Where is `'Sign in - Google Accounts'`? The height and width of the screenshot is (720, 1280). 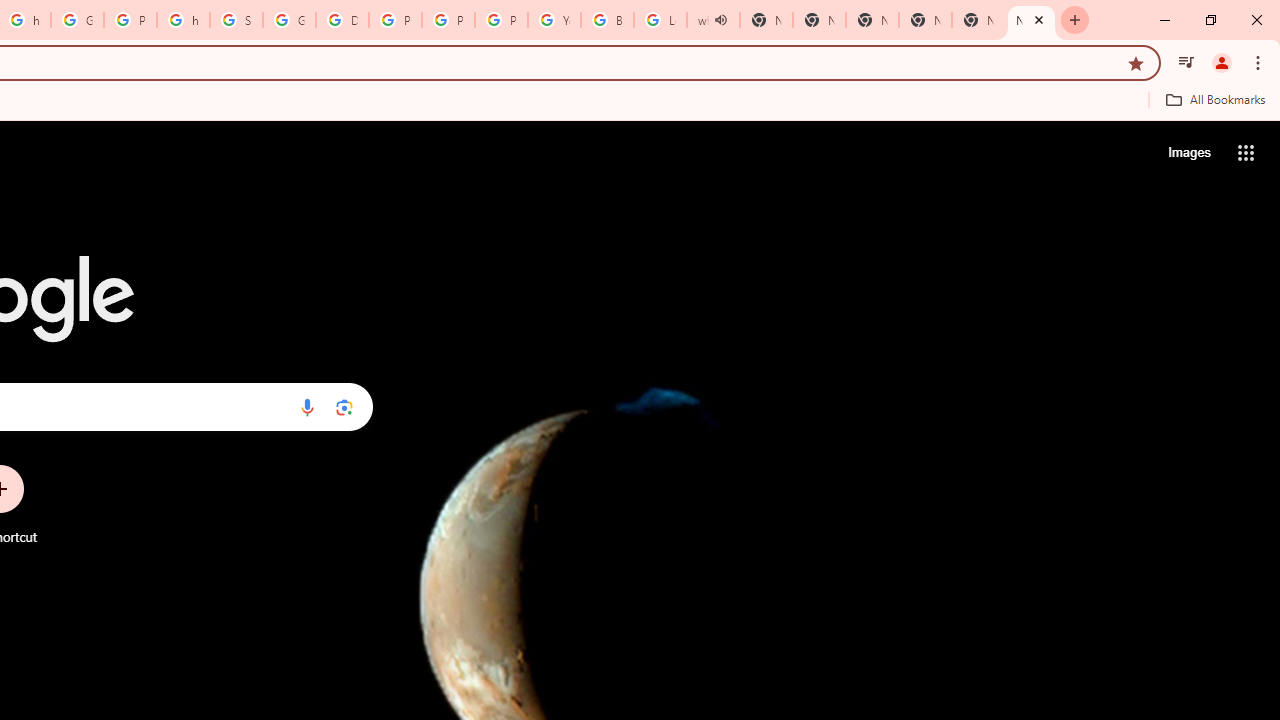 'Sign in - Google Accounts' is located at coordinates (236, 20).